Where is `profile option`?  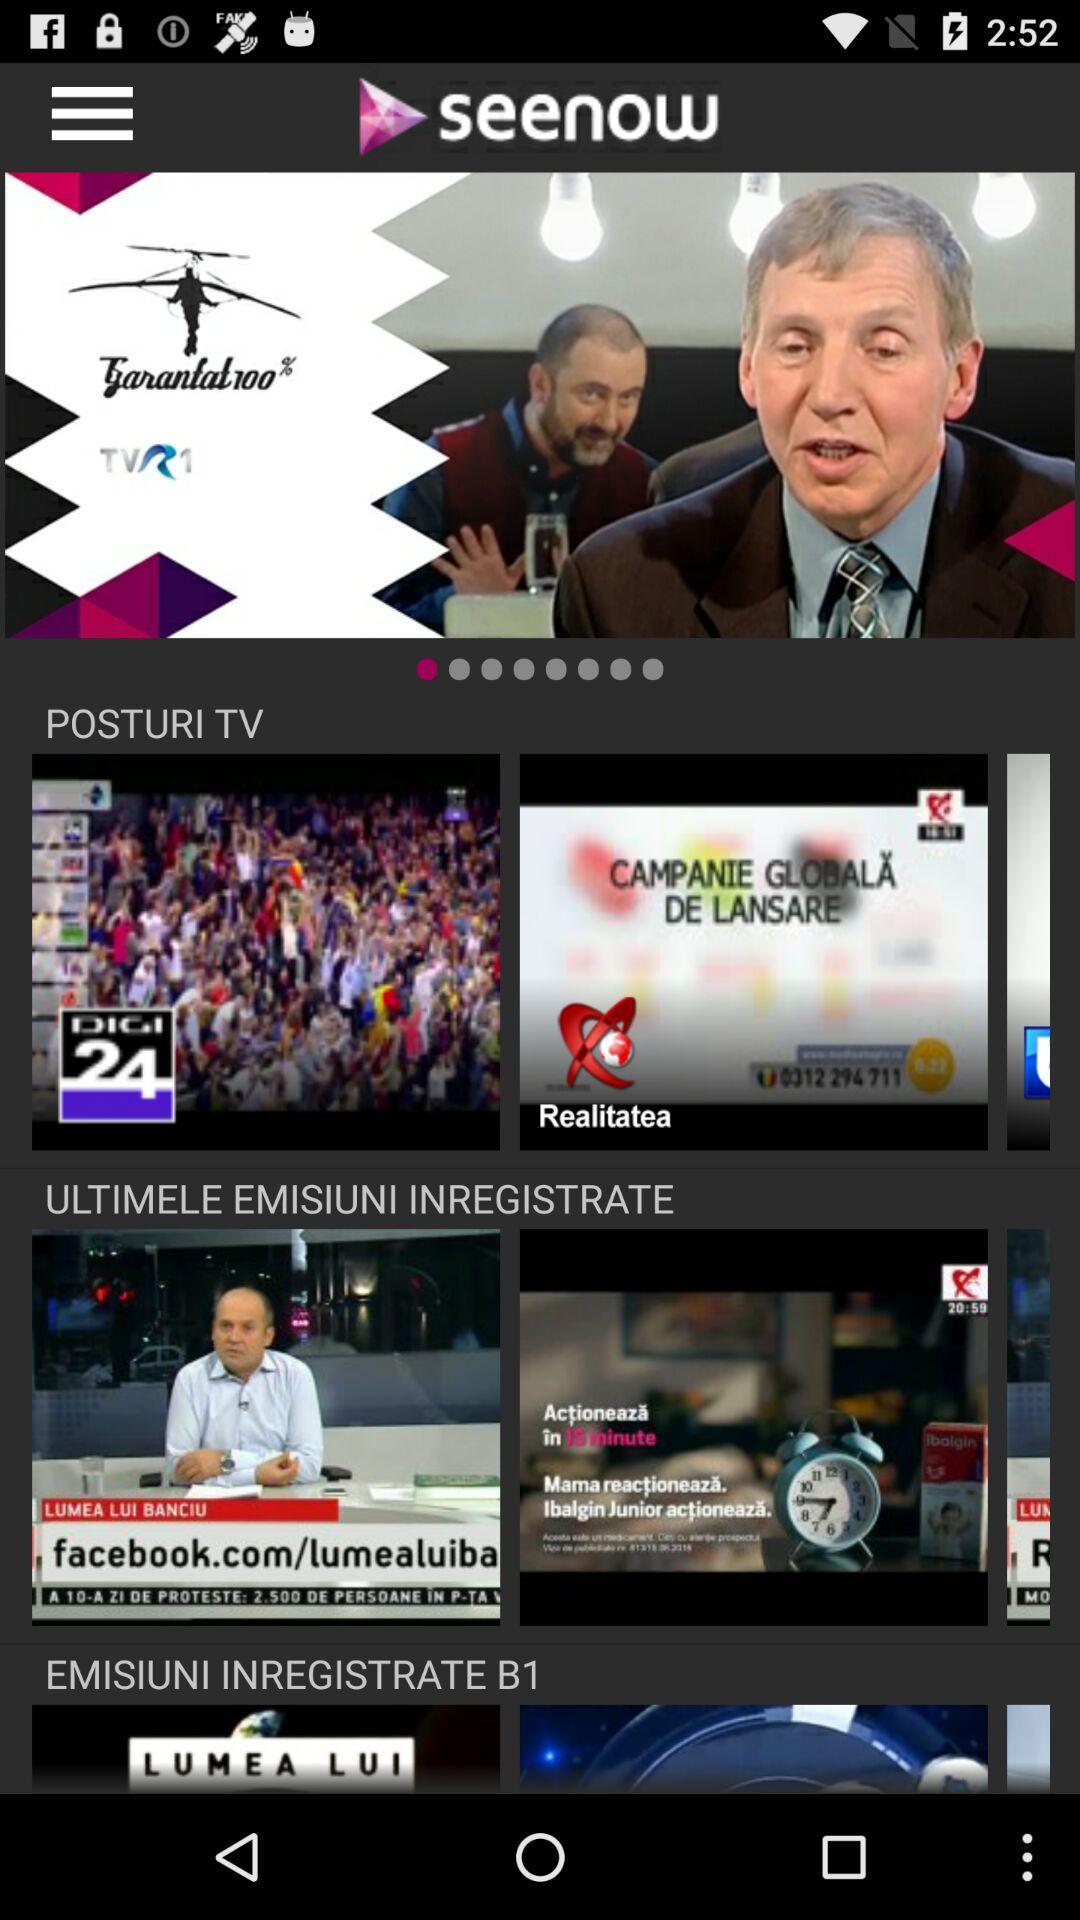 profile option is located at coordinates (88, 114).